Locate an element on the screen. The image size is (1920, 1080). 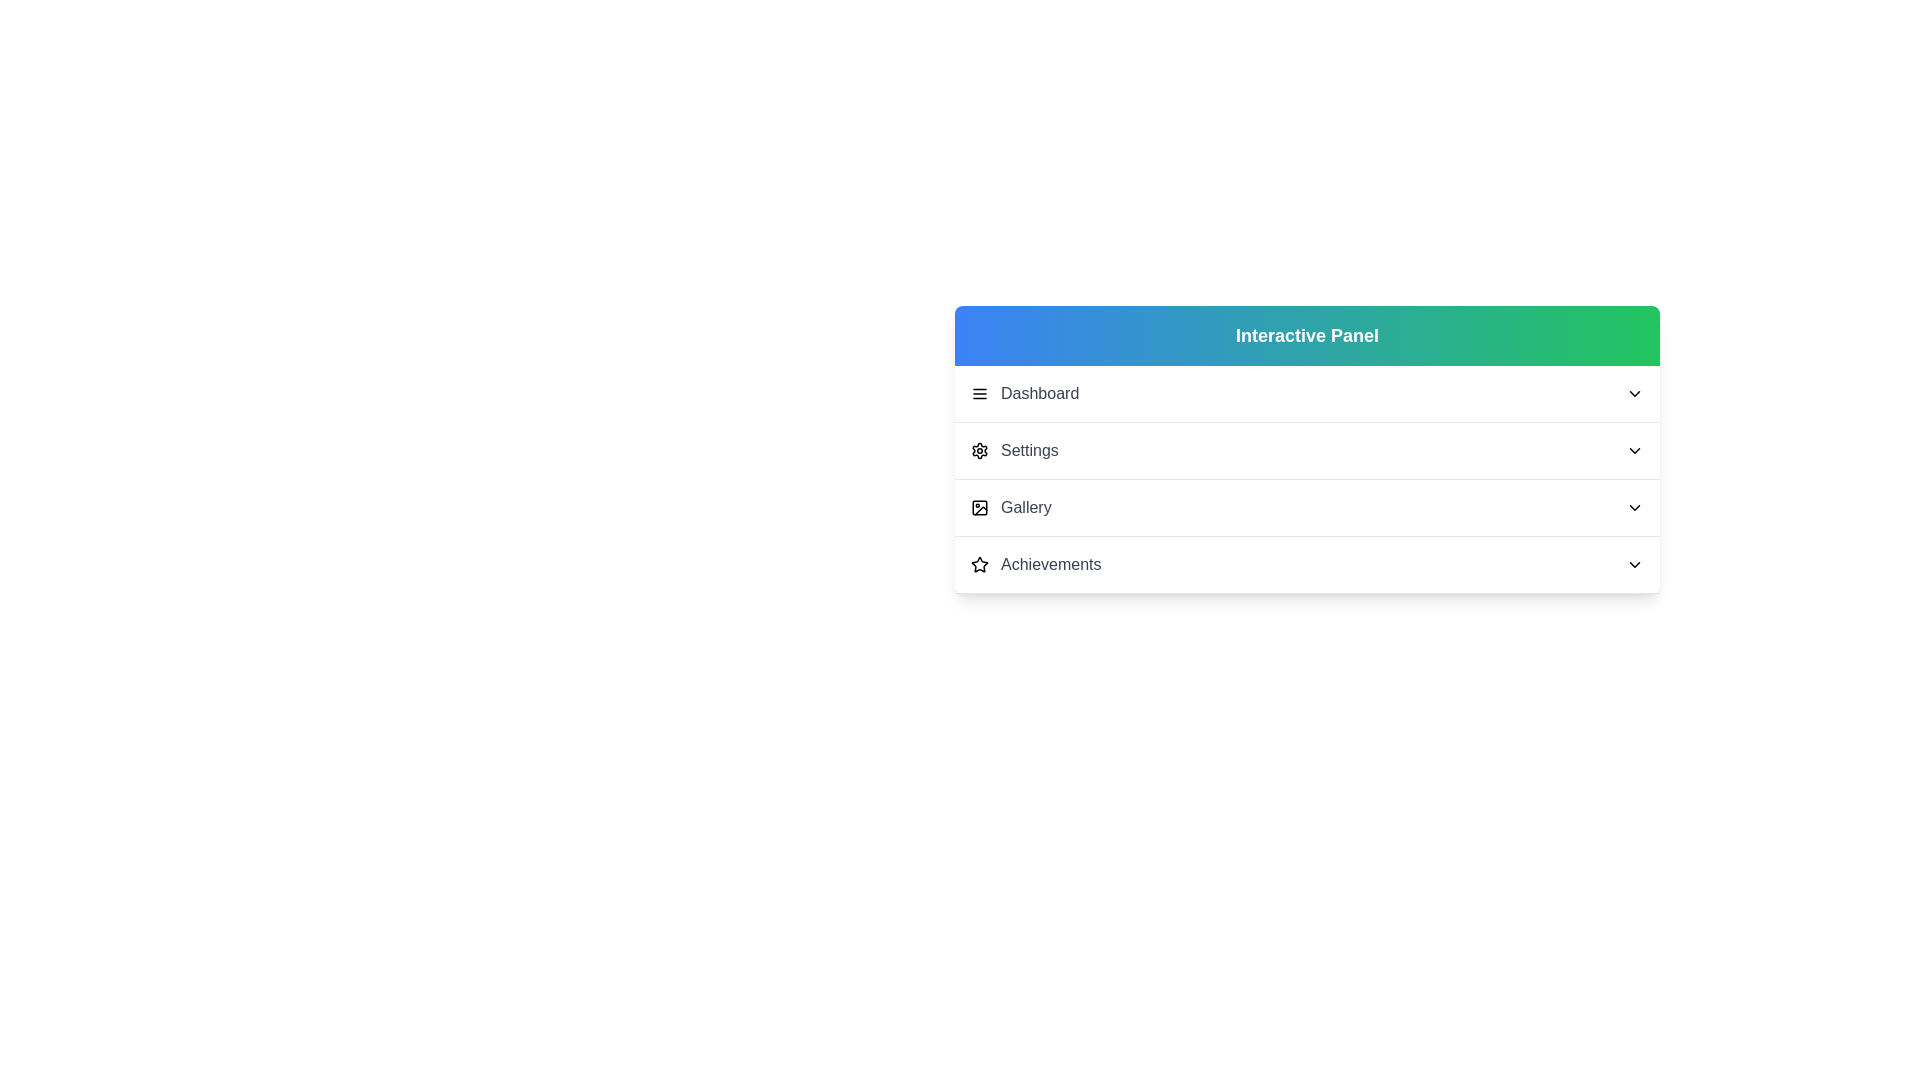
the decorative icon that marks items or indicates features like favorites or ratings, located in the middle of the right section of the panel, below other interactive menu elements is located at coordinates (979, 564).